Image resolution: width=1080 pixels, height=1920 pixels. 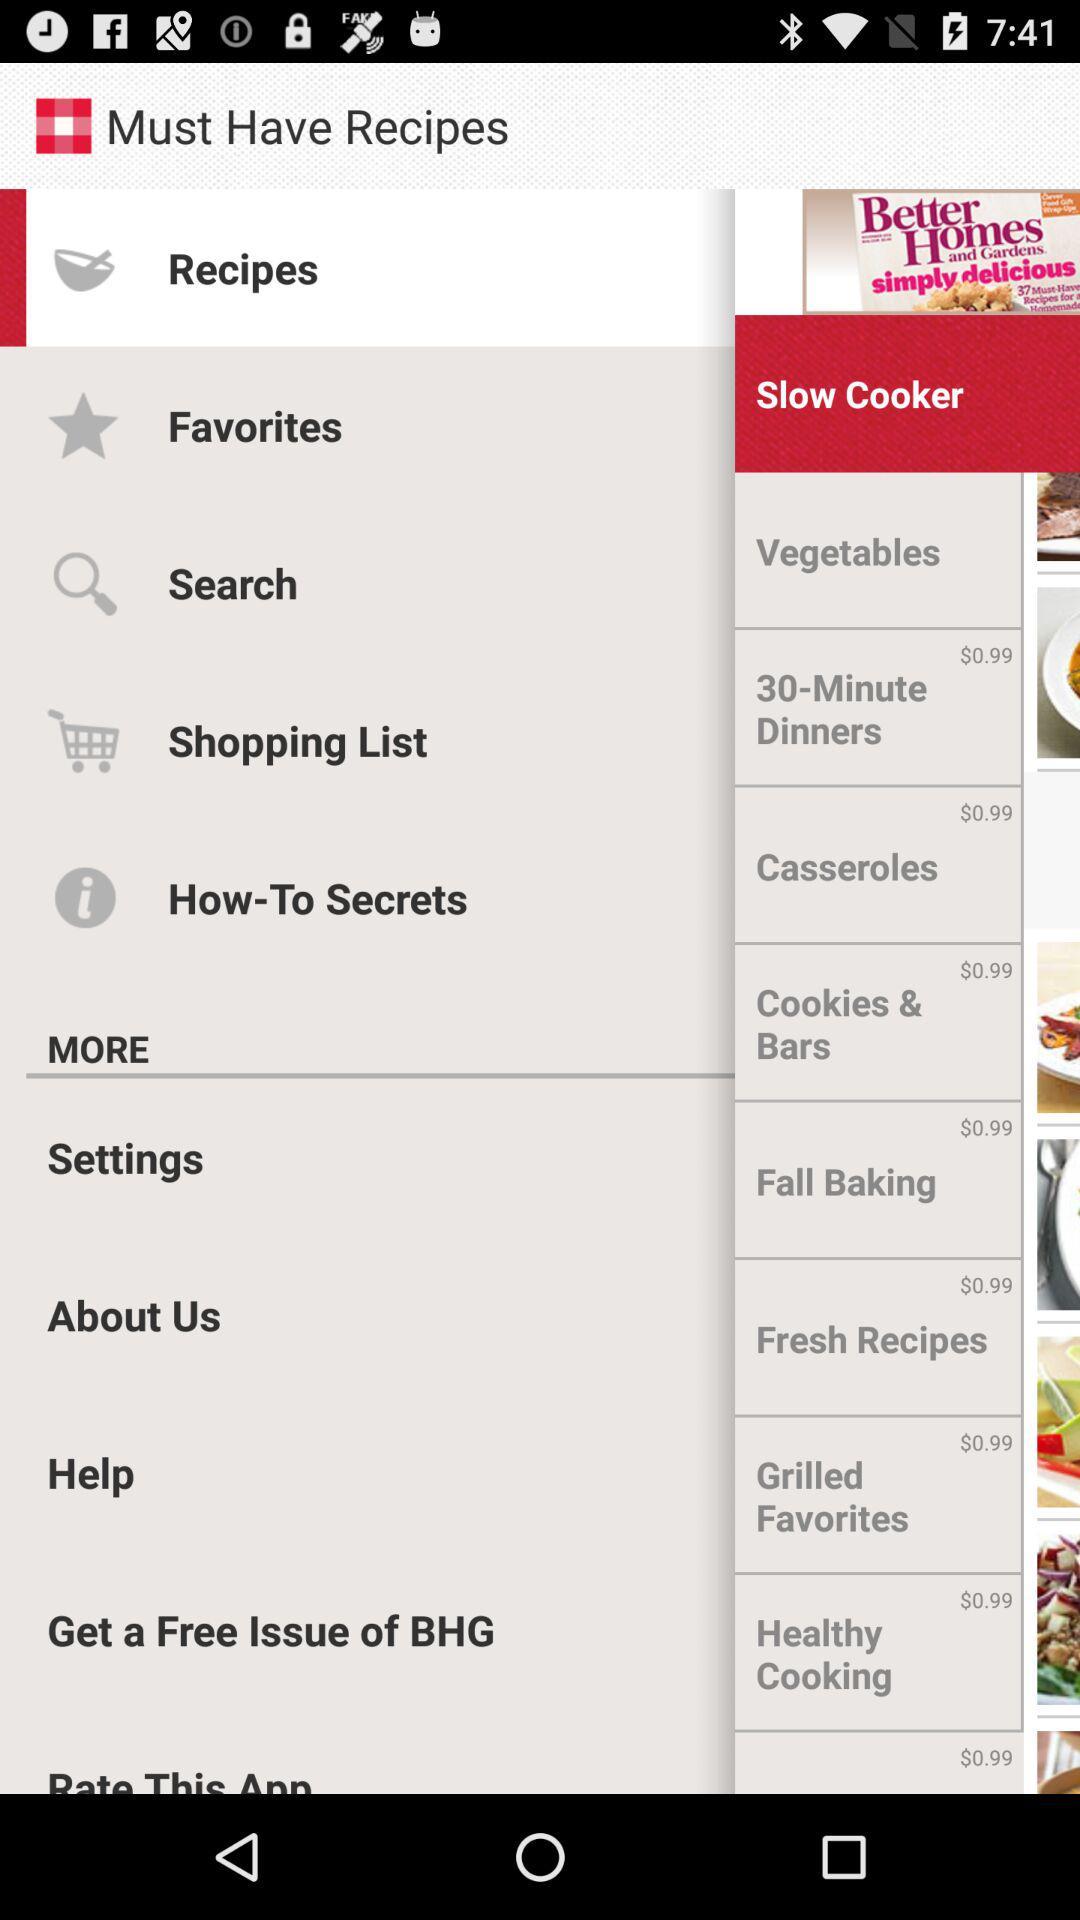 What do you see at coordinates (878, 1023) in the screenshot?
I see `the cookies & bars app` at bounding box center [878, 1023].